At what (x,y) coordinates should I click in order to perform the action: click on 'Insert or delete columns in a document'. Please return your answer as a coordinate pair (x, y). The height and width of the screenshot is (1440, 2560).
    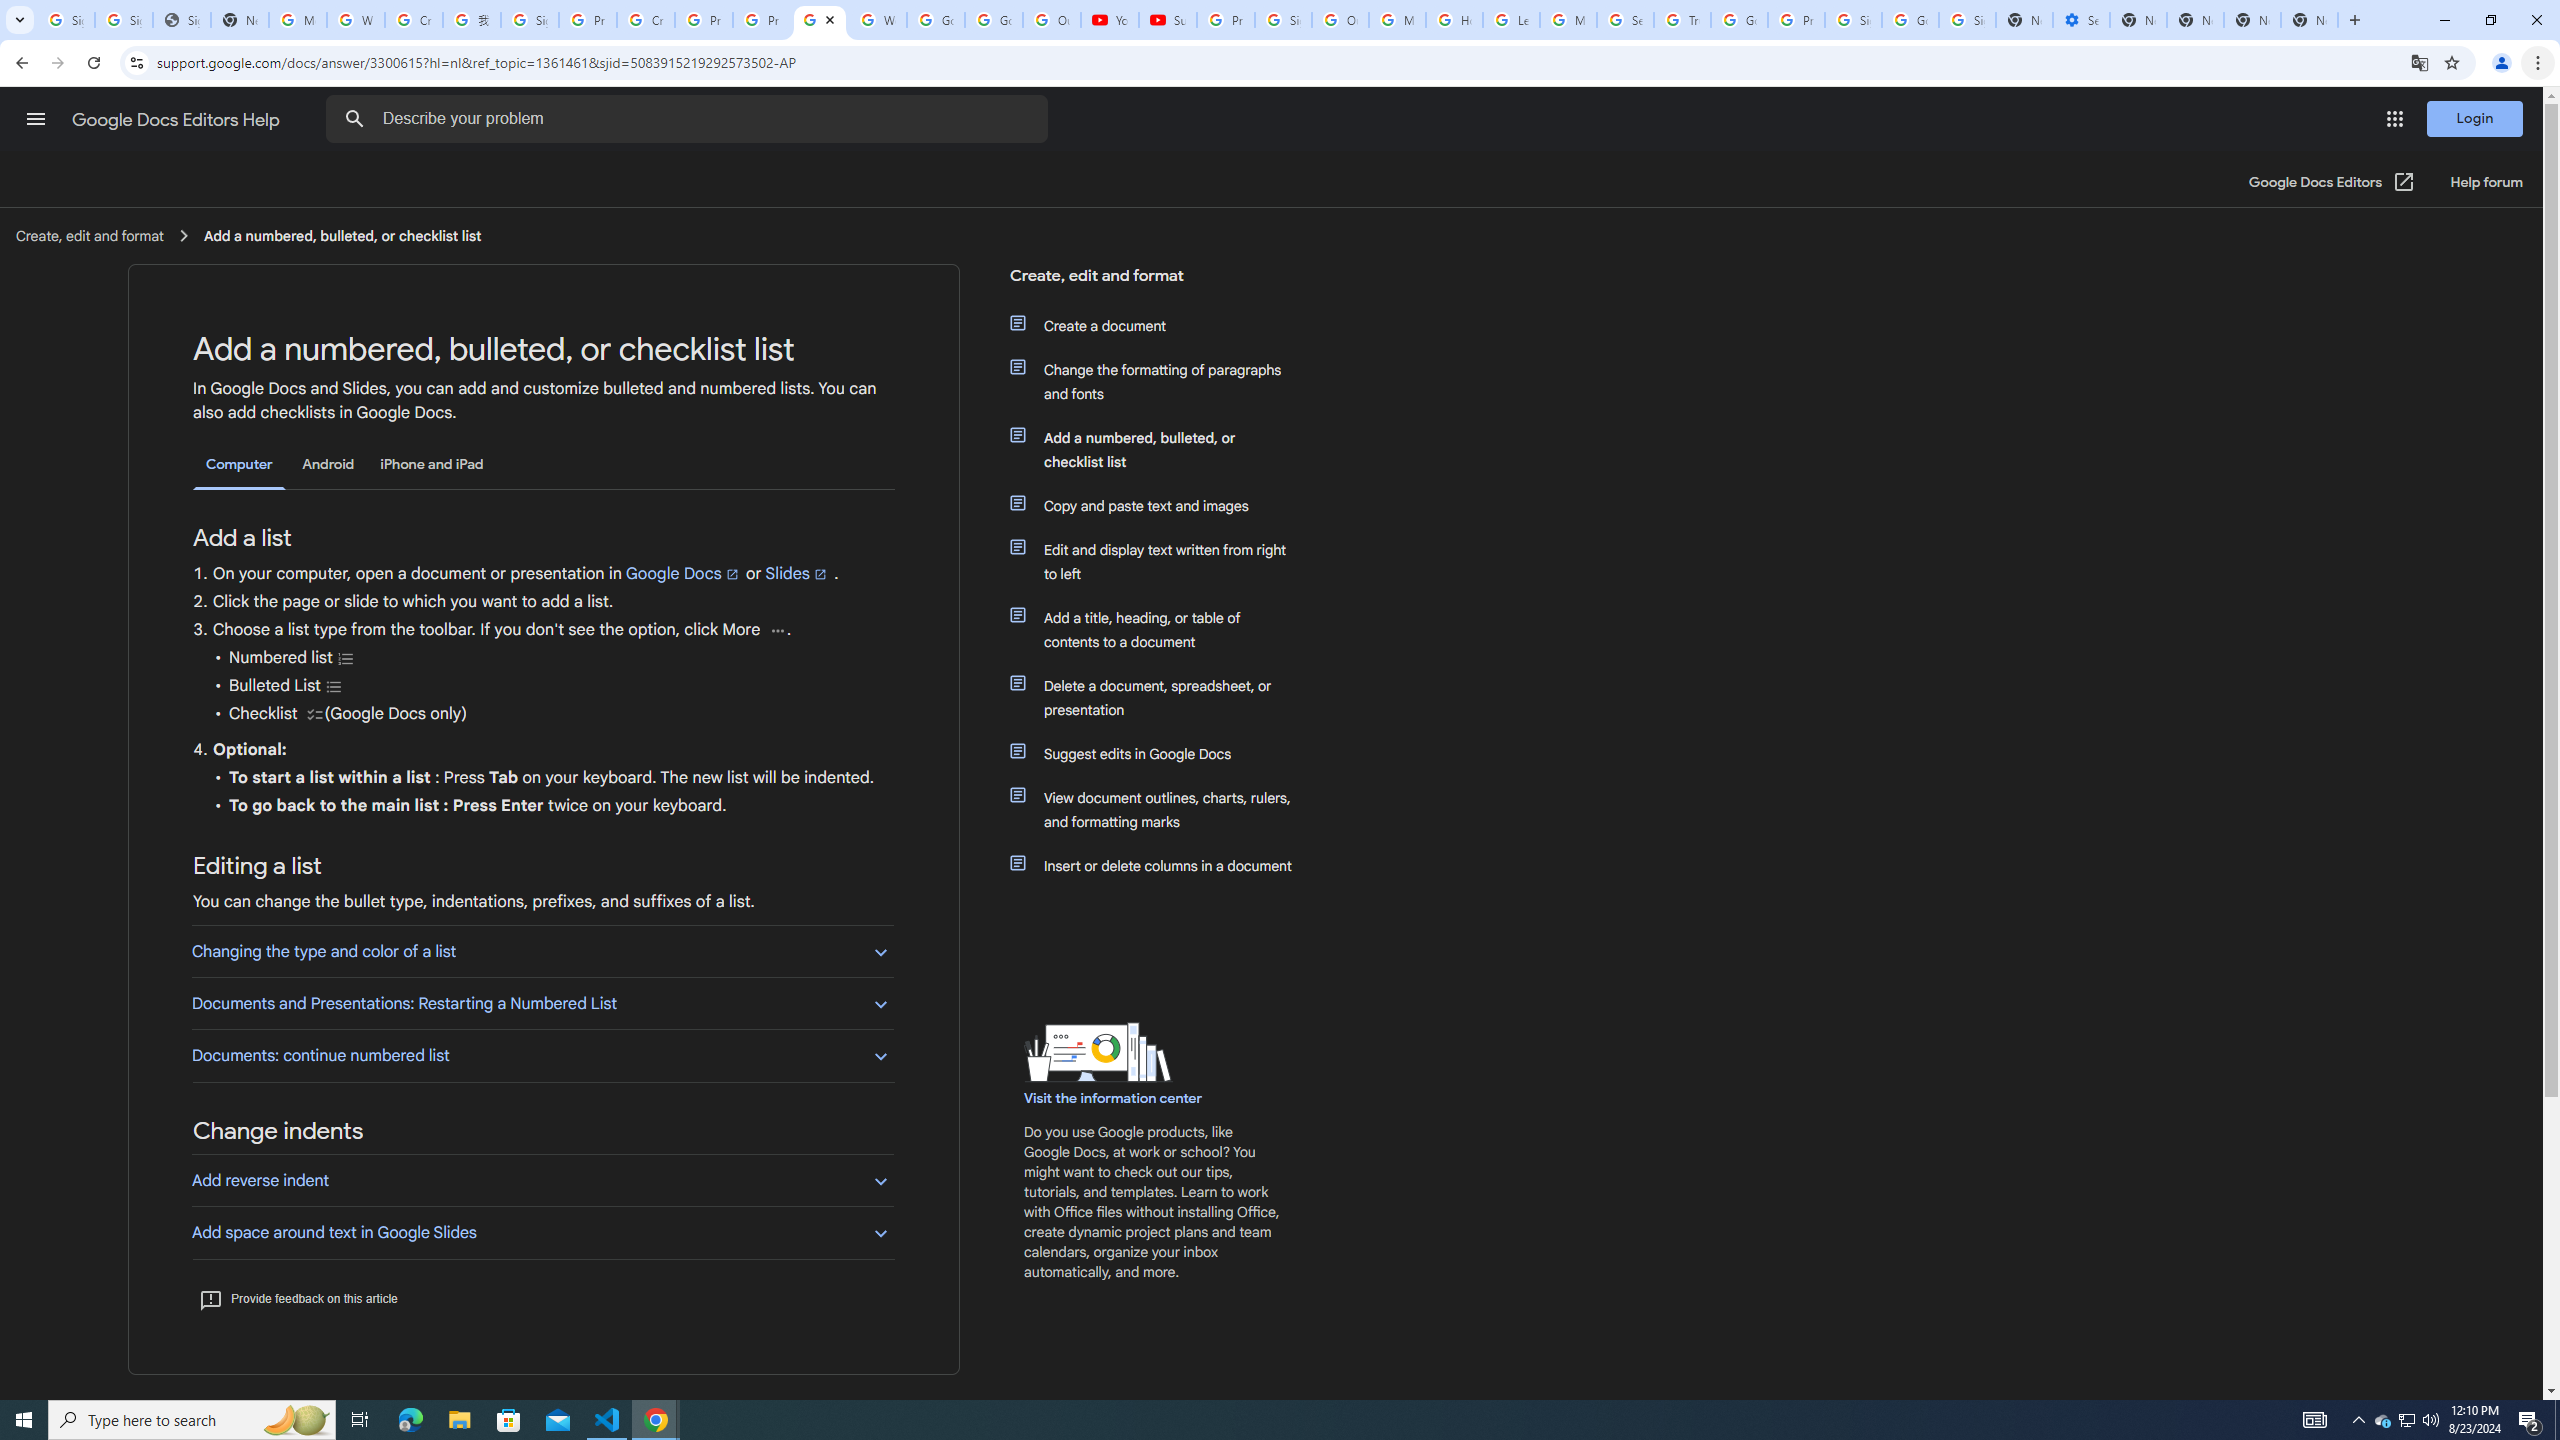
    Looking at the image, I should click on (1162, 865).